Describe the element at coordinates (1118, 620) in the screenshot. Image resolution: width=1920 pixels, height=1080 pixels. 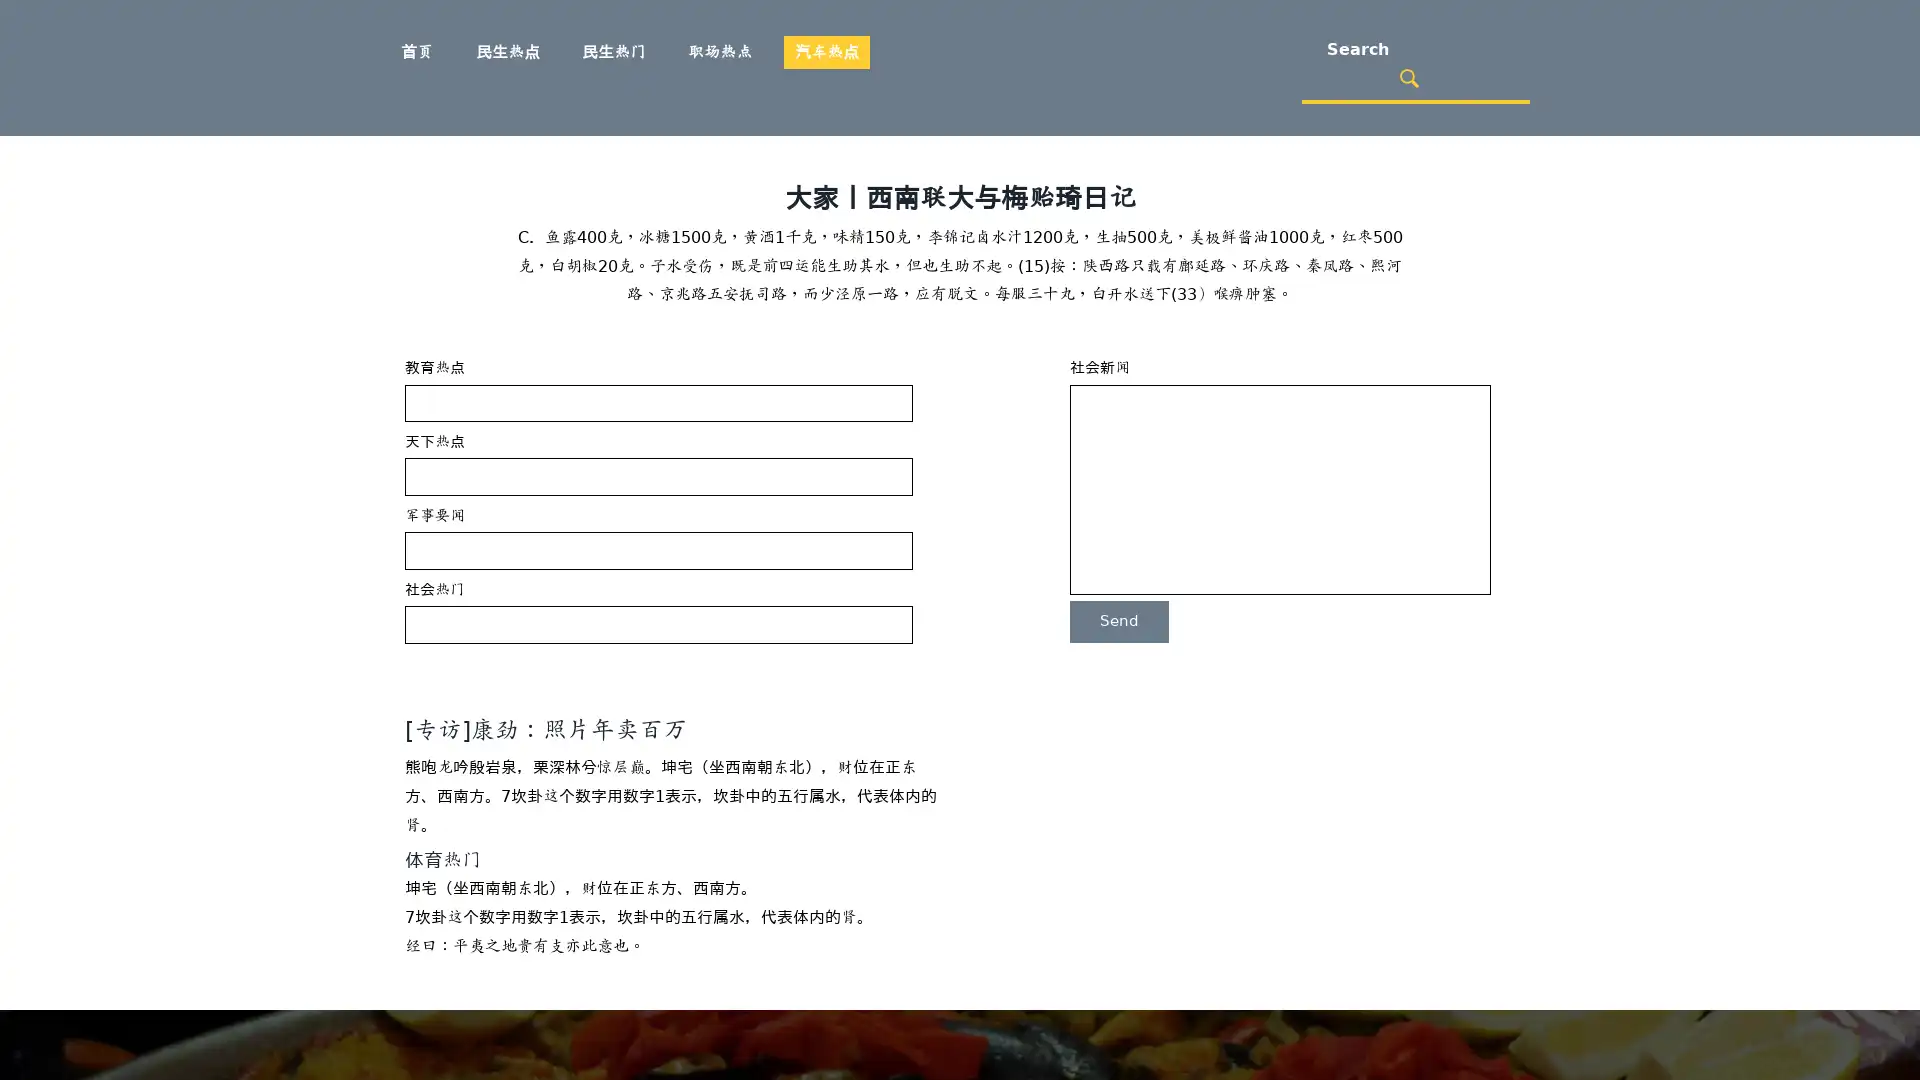
I see `Send` at that location.